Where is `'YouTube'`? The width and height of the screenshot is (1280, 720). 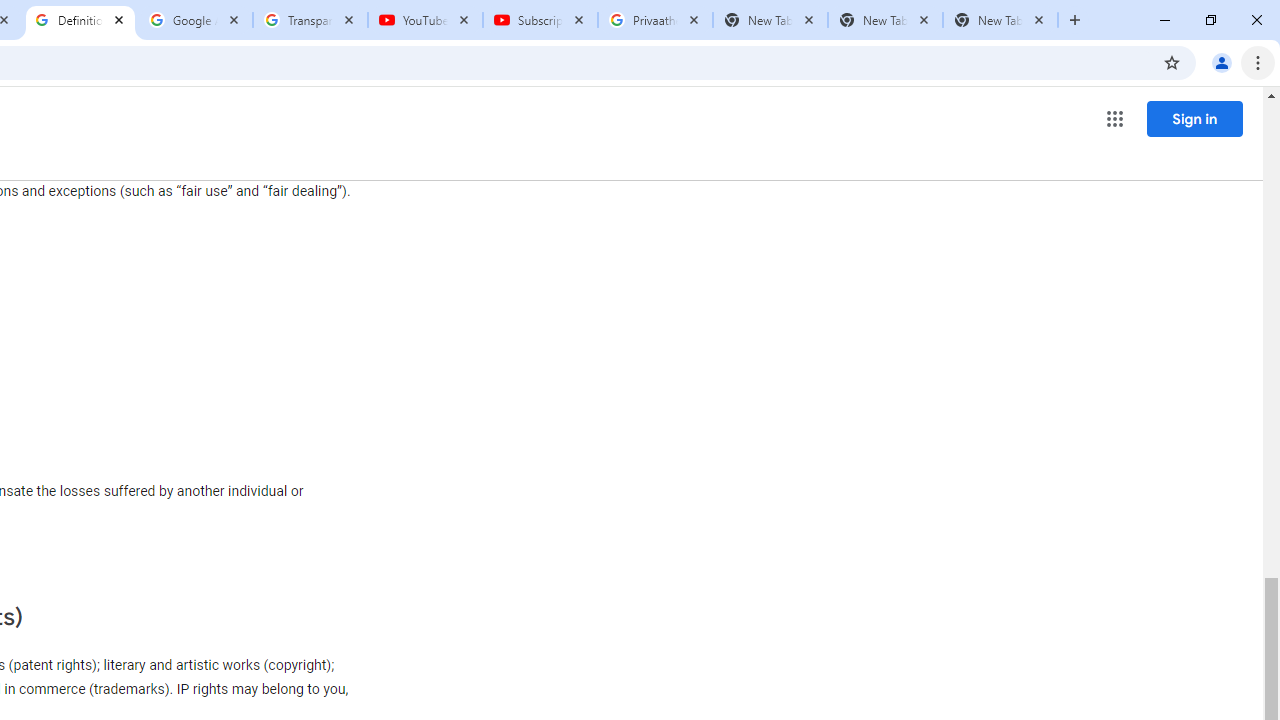
'YouTube' is located at coordinates (423, 20).